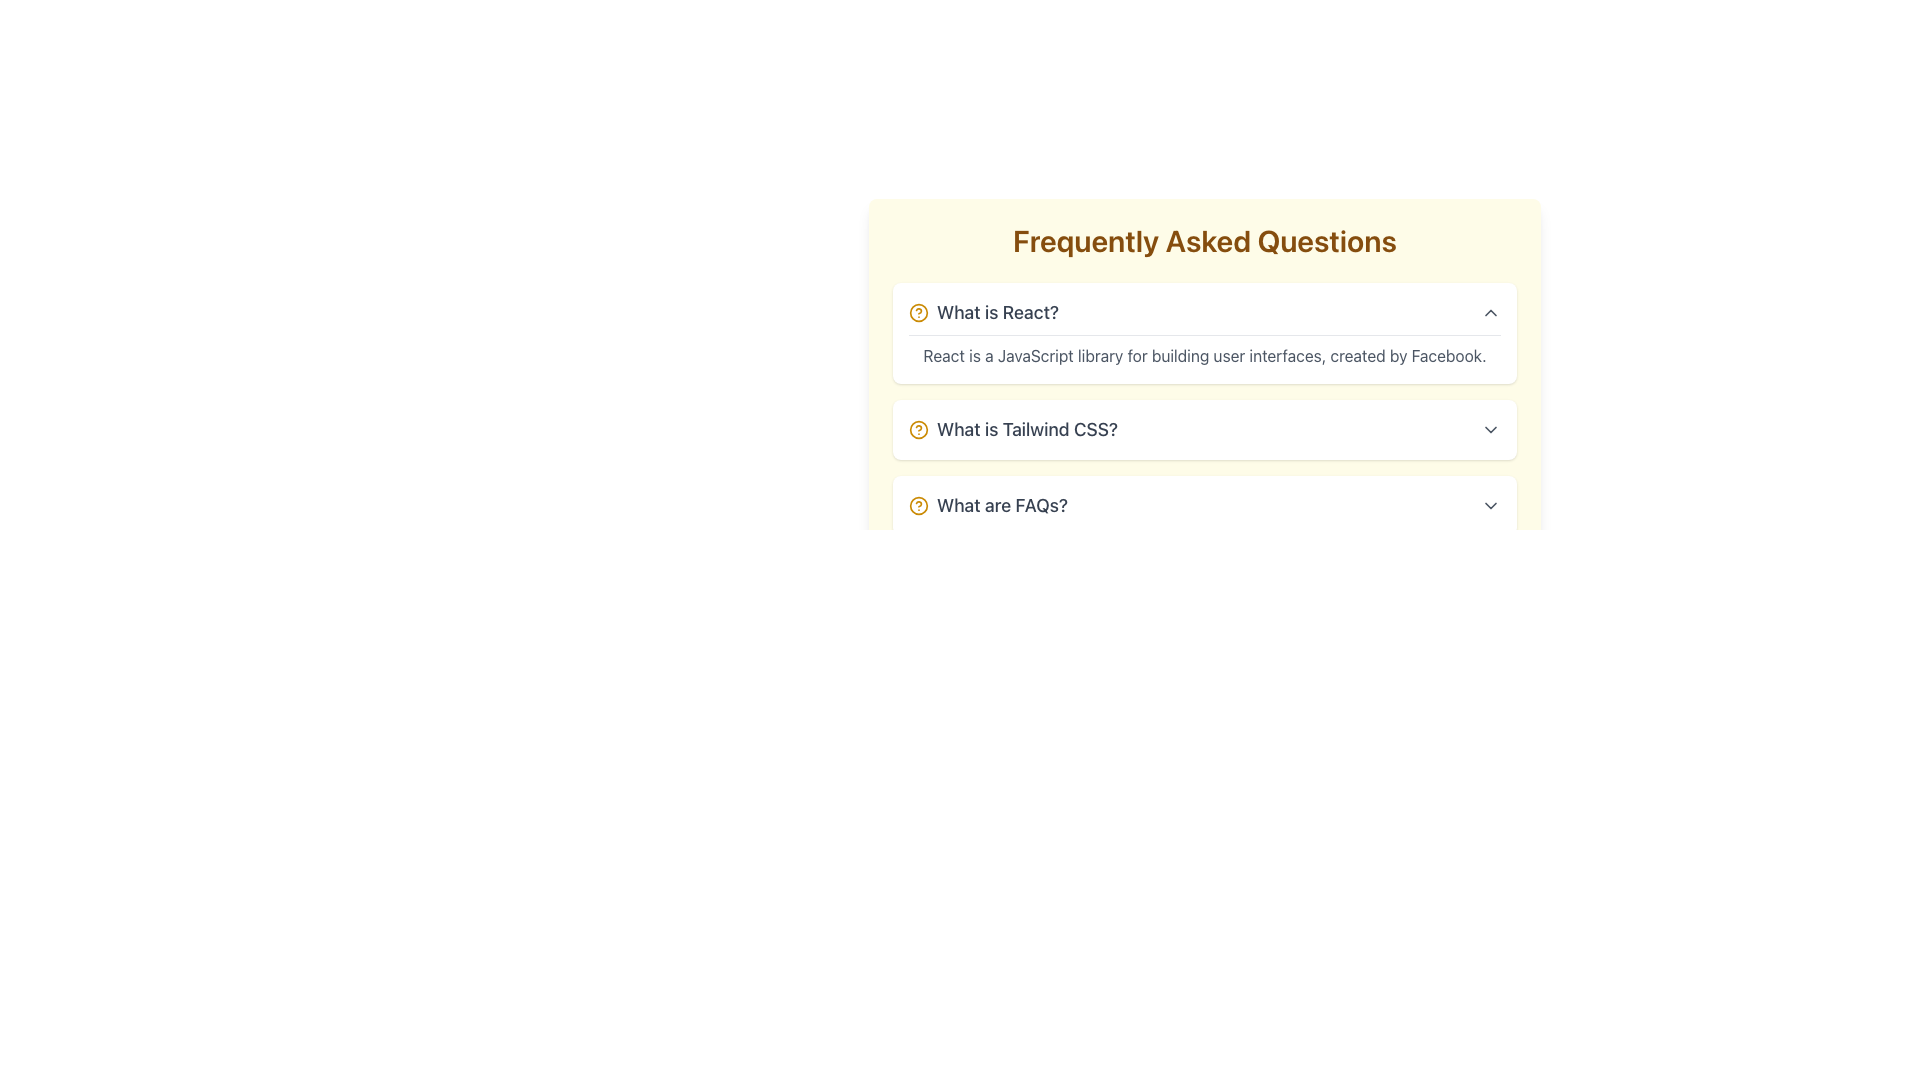 The width and height of the screenshot is (1920, 1080). Describe the element at coordinates (988, 504) in the screenshot. I see `the circular help indicator icon of the Interactive Text with Icon element labeled 'What are FAQs?'` at that location.